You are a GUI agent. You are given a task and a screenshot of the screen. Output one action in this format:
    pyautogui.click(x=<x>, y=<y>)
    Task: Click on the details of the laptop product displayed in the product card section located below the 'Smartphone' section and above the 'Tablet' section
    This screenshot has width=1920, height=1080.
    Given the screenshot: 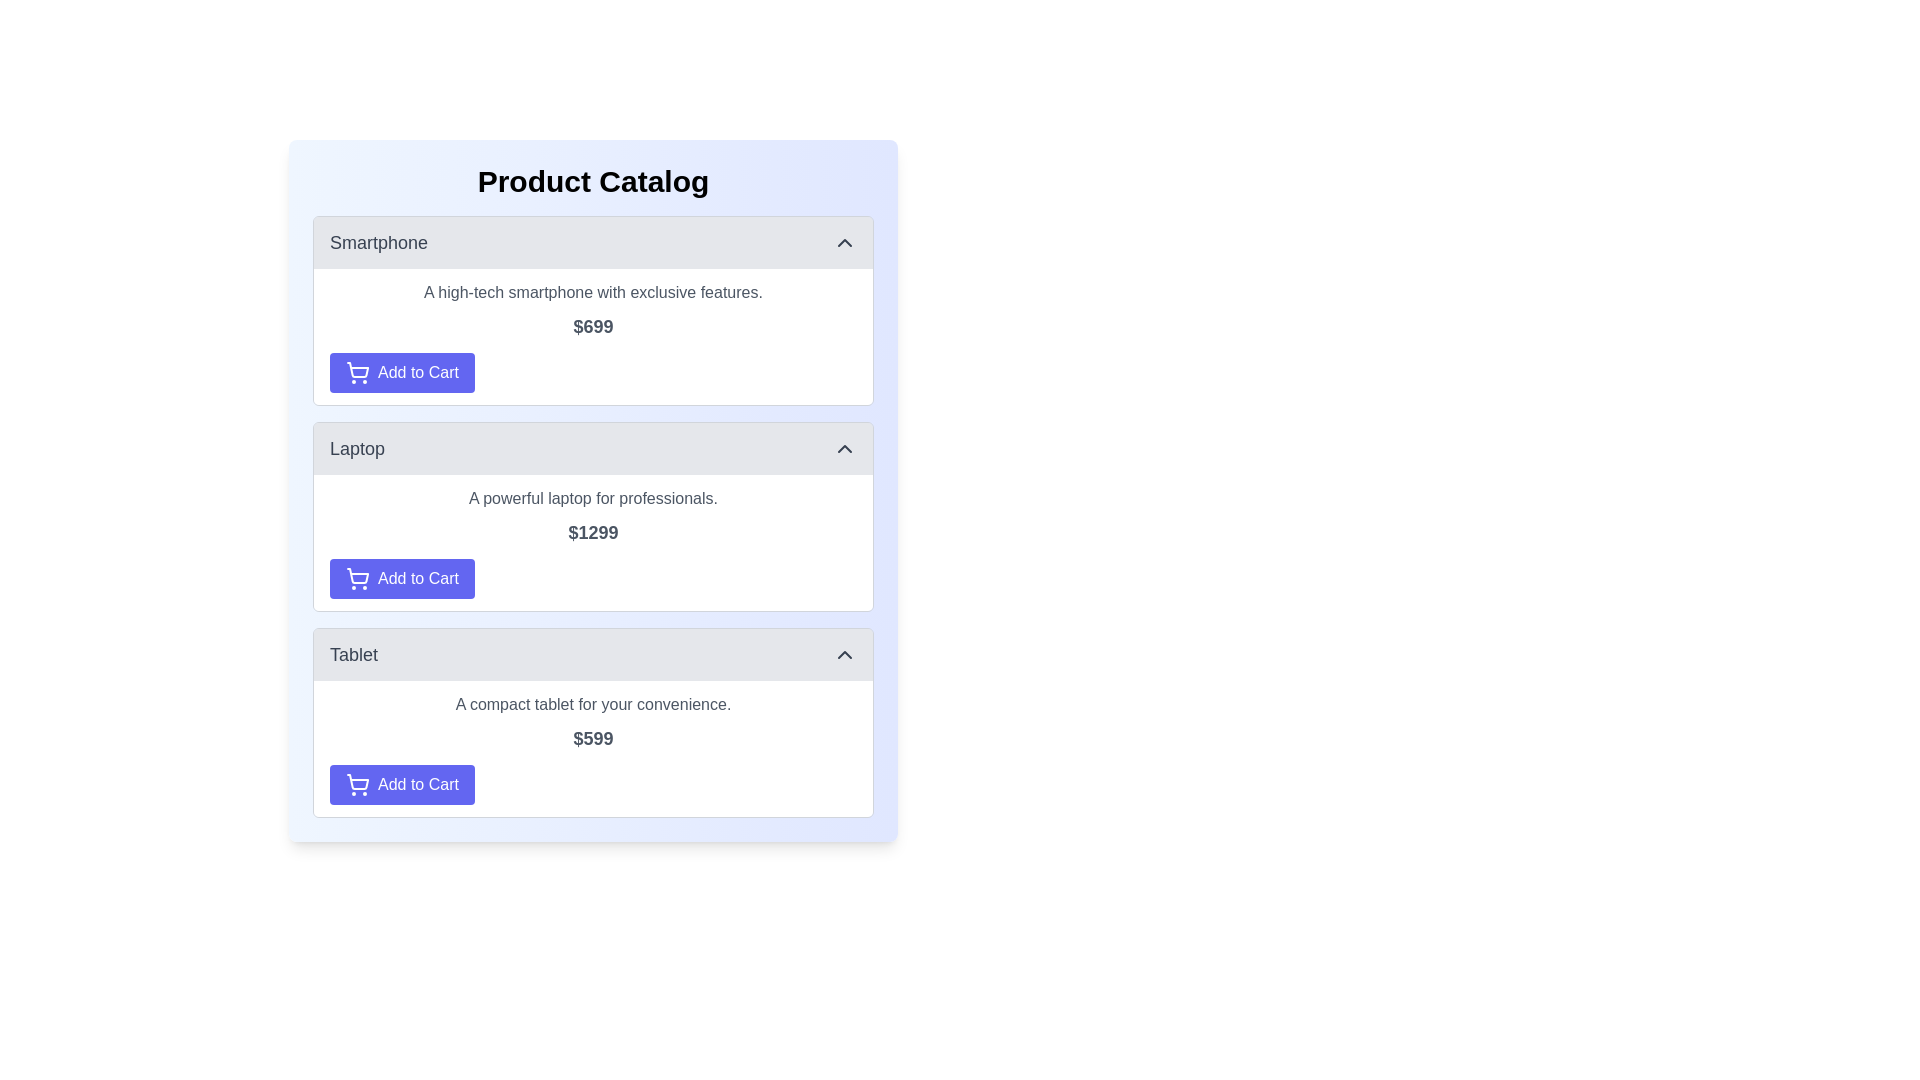 What is the action you would take?
    pyautogui.click(x=592, y=543)
    